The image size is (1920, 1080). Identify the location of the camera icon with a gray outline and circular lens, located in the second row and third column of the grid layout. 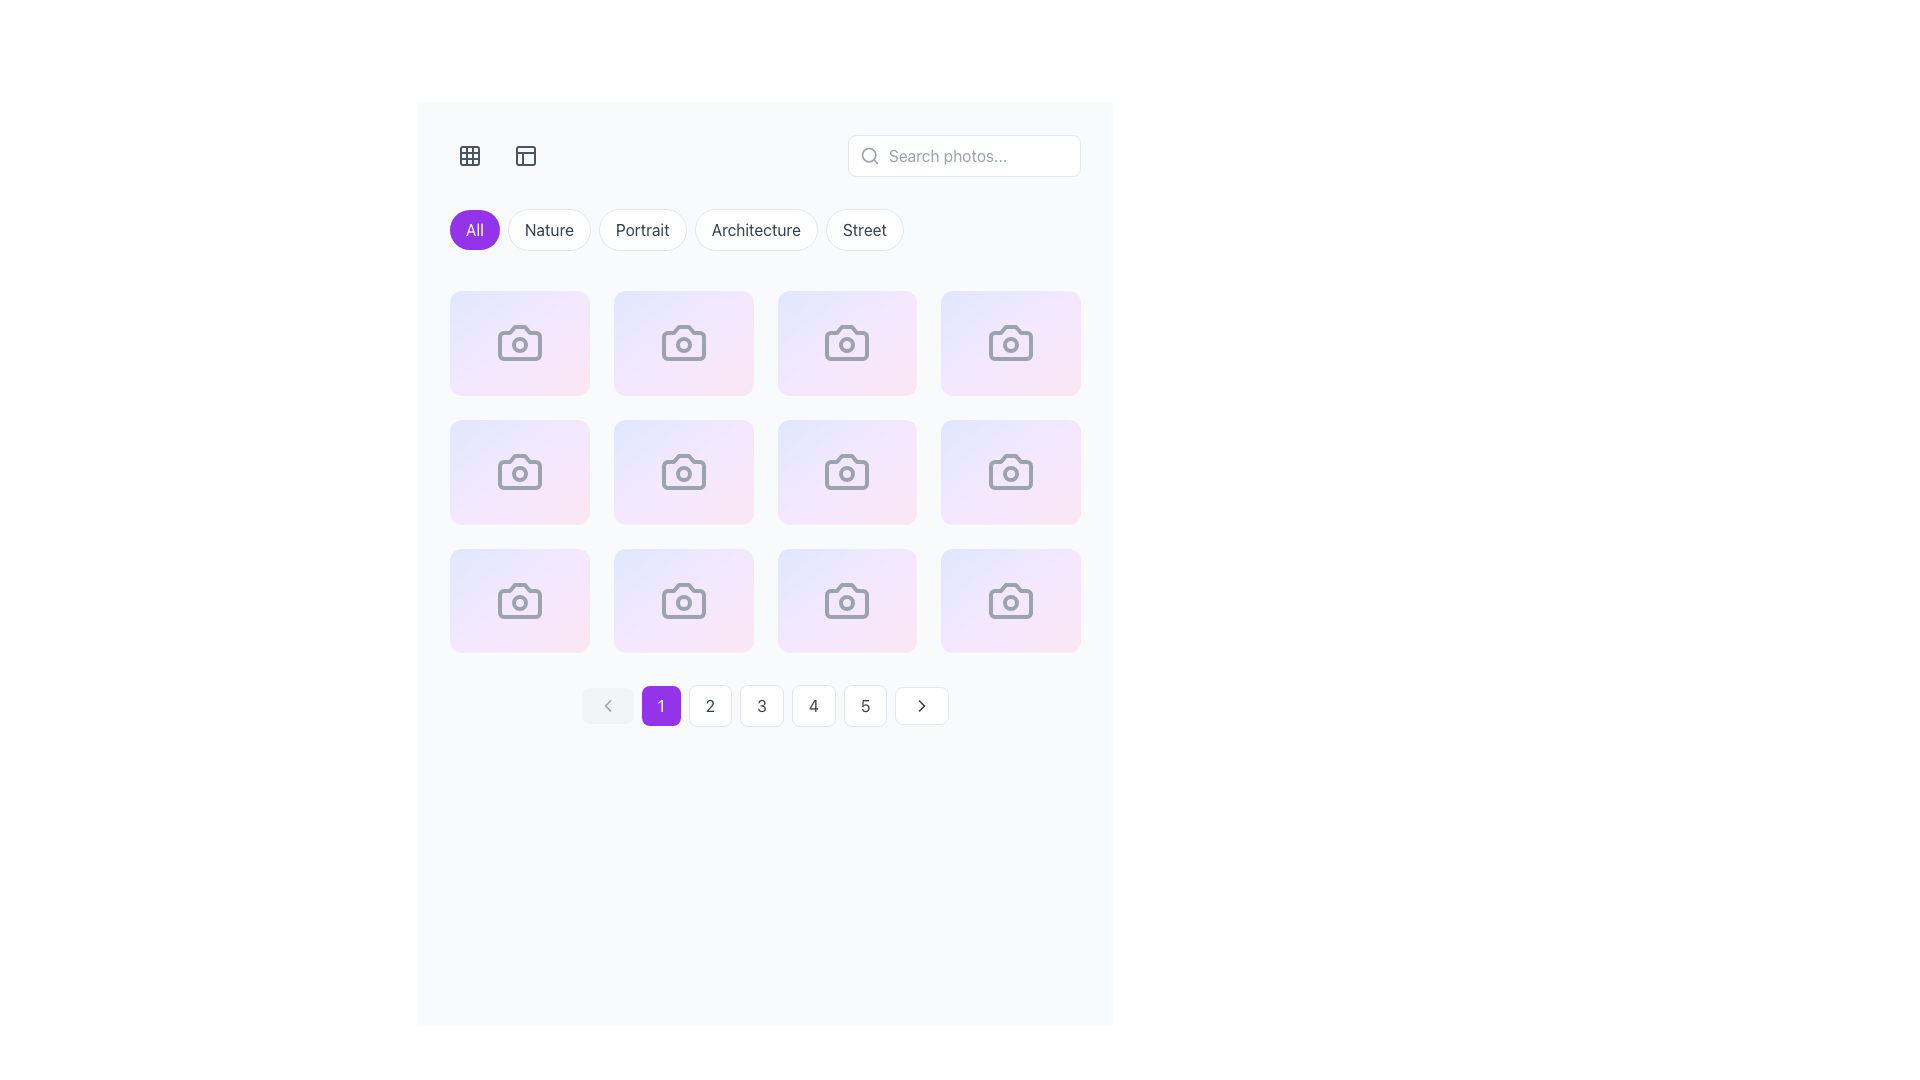
(847, 342).